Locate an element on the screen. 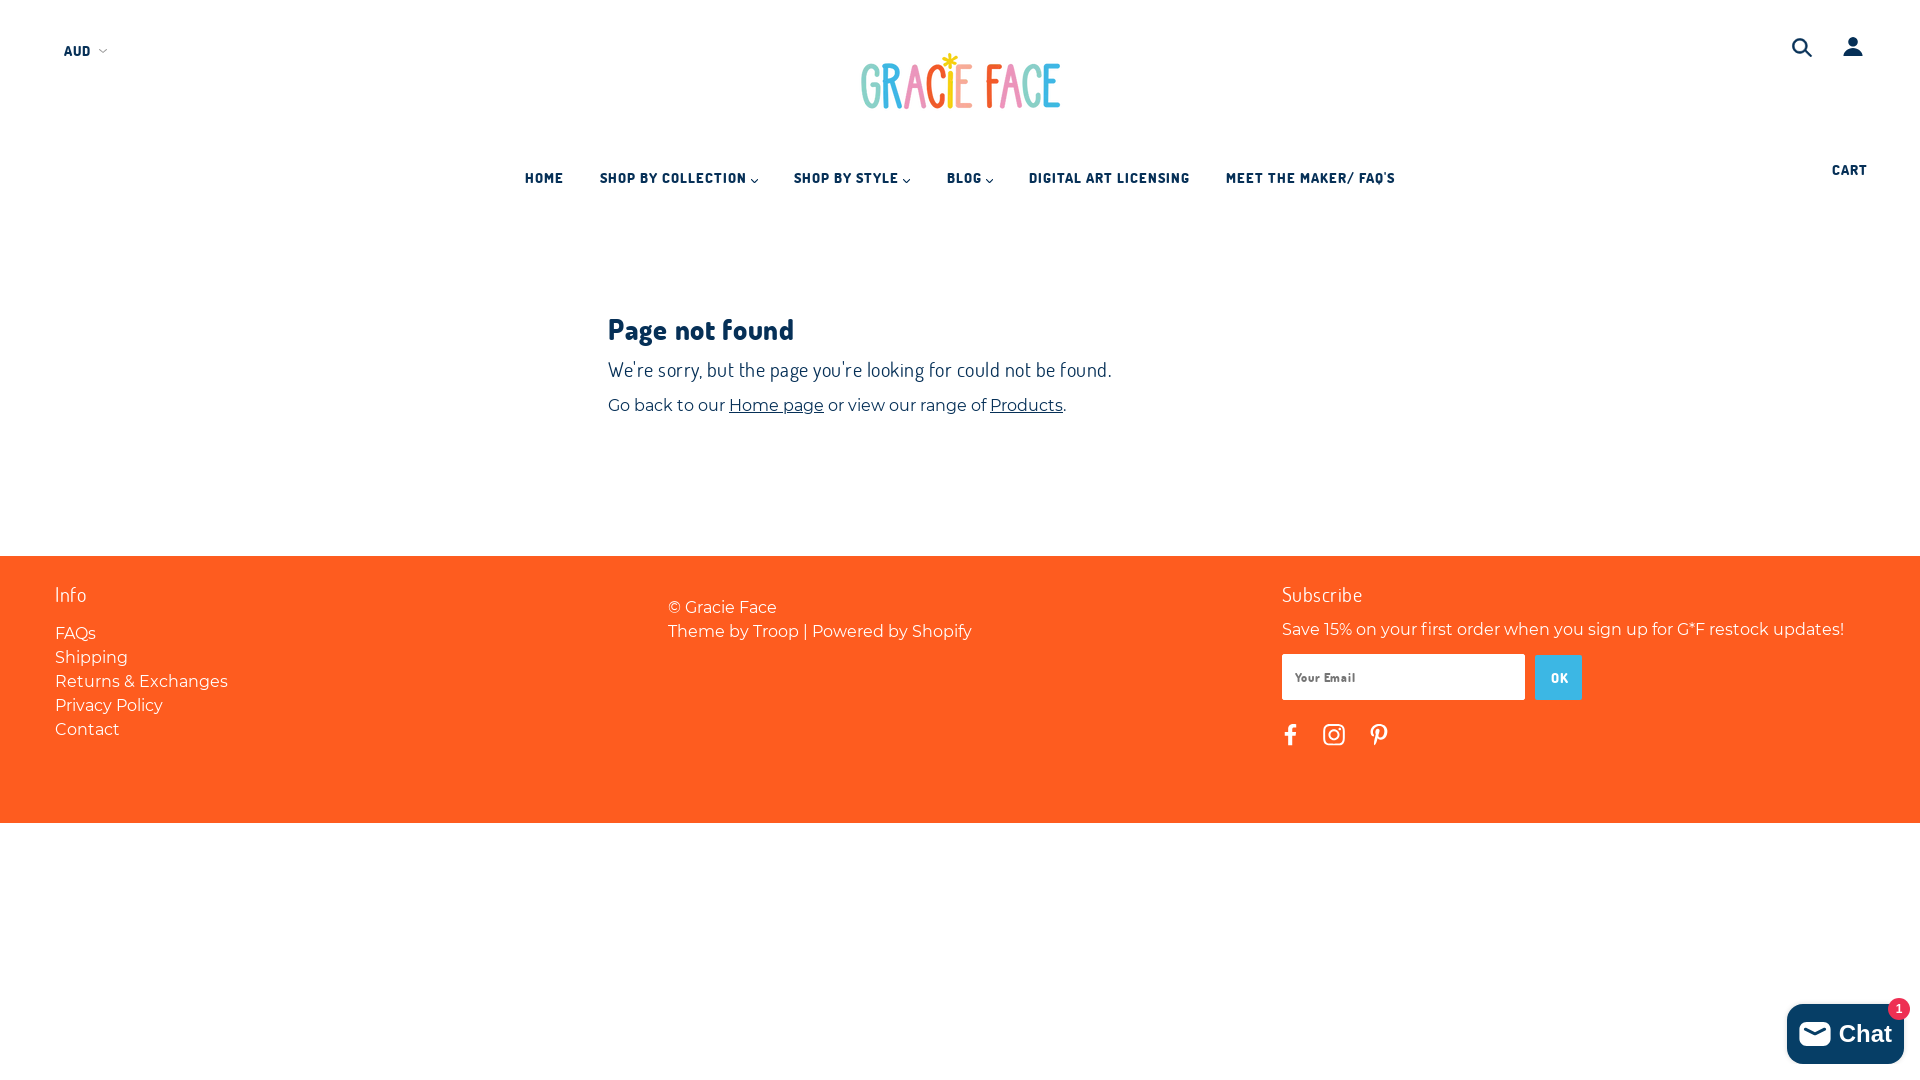 This screenshot has width=1920, height=1080. 'Home page' is located at coordinates (728, 405).